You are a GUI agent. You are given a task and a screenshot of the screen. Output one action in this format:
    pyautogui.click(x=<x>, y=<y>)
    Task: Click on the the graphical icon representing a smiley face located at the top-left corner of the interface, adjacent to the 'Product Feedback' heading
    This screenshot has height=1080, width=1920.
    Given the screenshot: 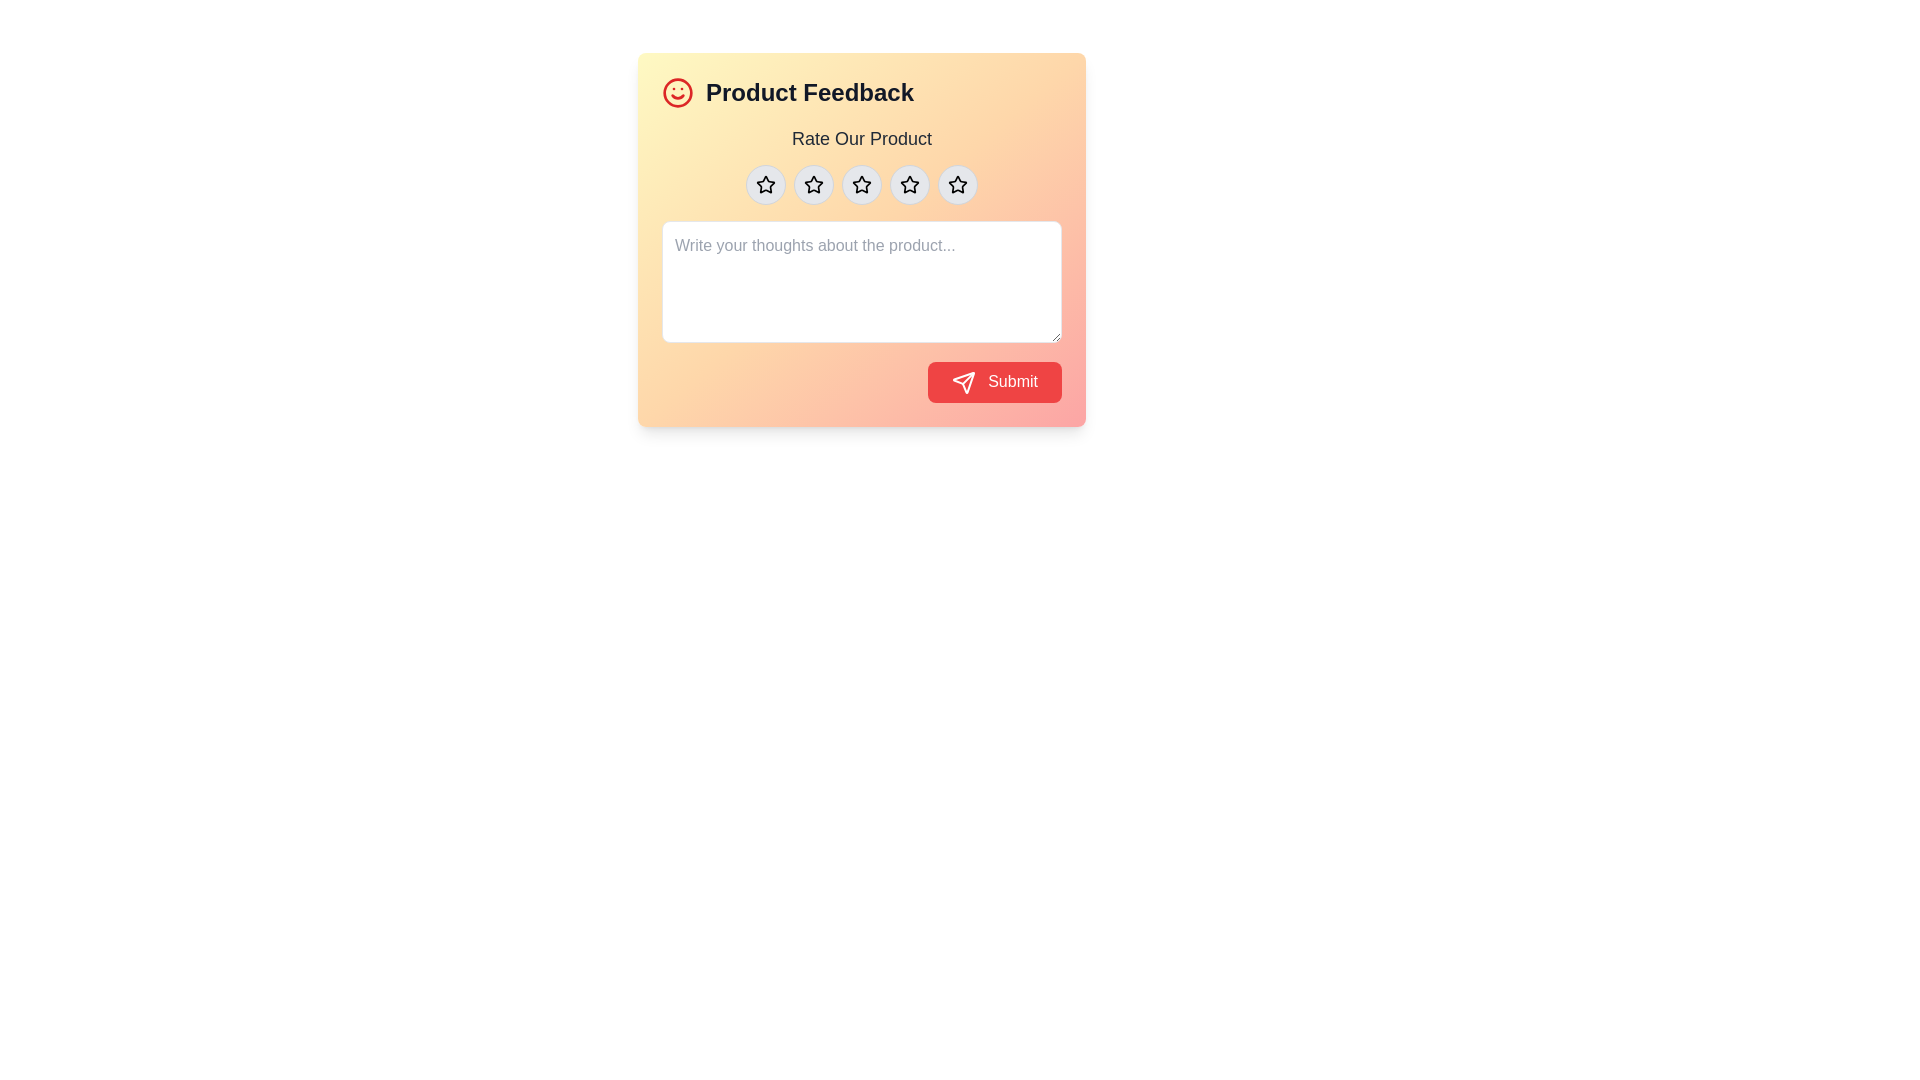 What is the action you would take?
    pyautogui.click(x=677, y=92)
    